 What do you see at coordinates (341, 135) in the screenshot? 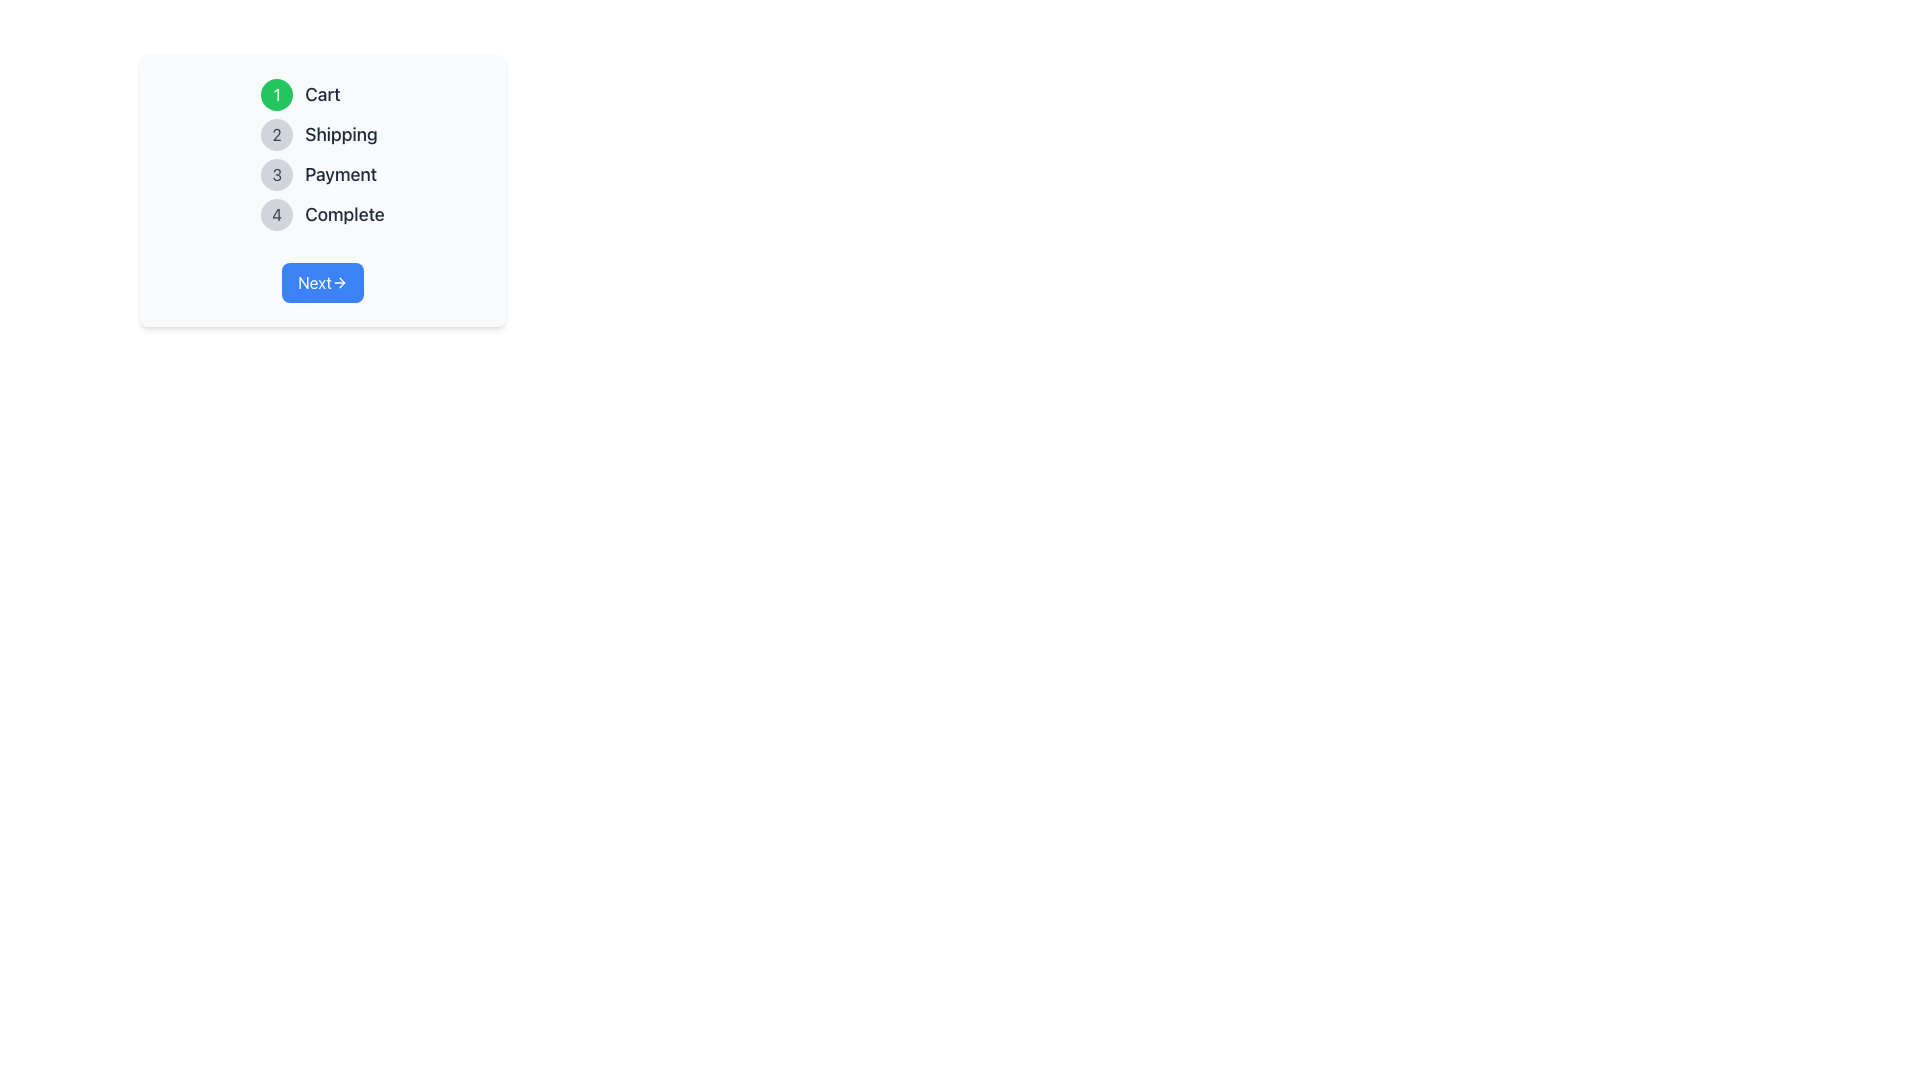
I see `the 'Shipping' label, which is the second step in the navigation interface, positioned below the 'Cart' step and above the 'Payment' step` at bounding box center [341, 135].